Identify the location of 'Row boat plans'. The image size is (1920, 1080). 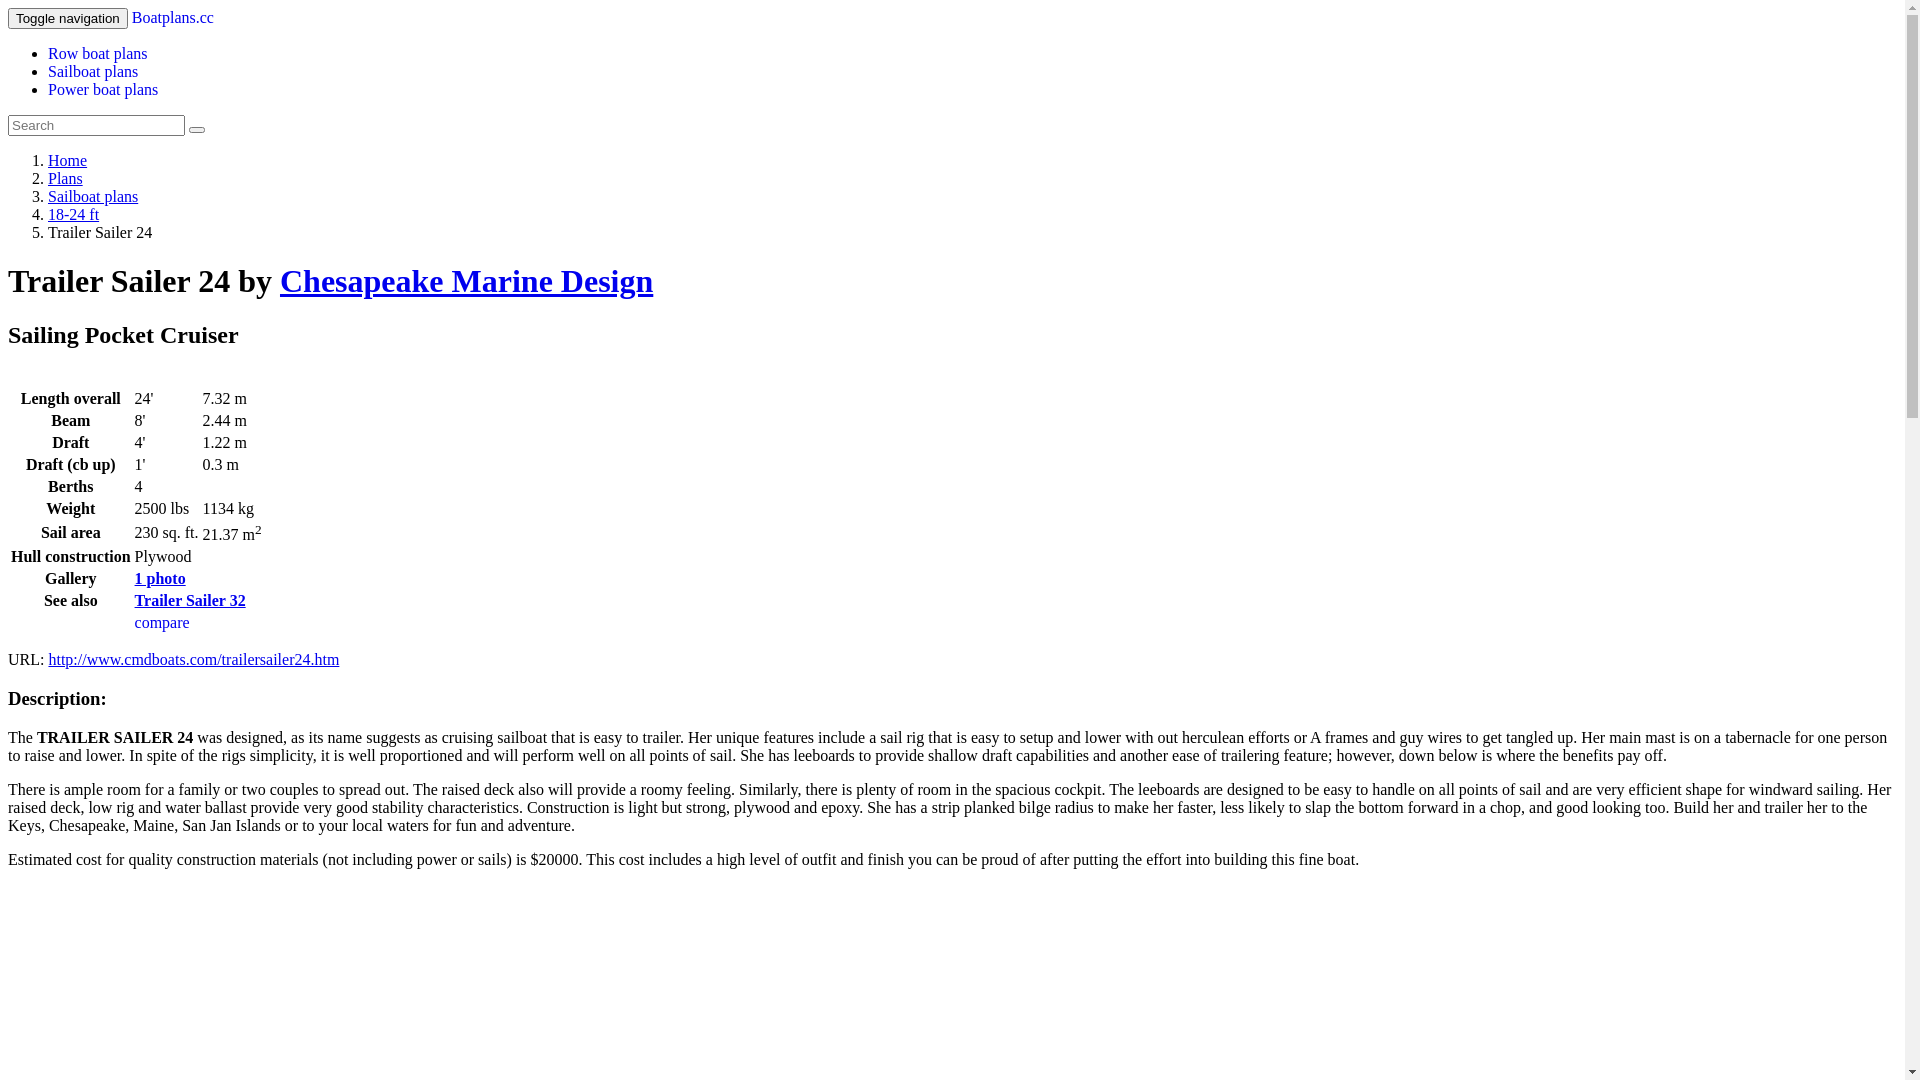
(96, 52).